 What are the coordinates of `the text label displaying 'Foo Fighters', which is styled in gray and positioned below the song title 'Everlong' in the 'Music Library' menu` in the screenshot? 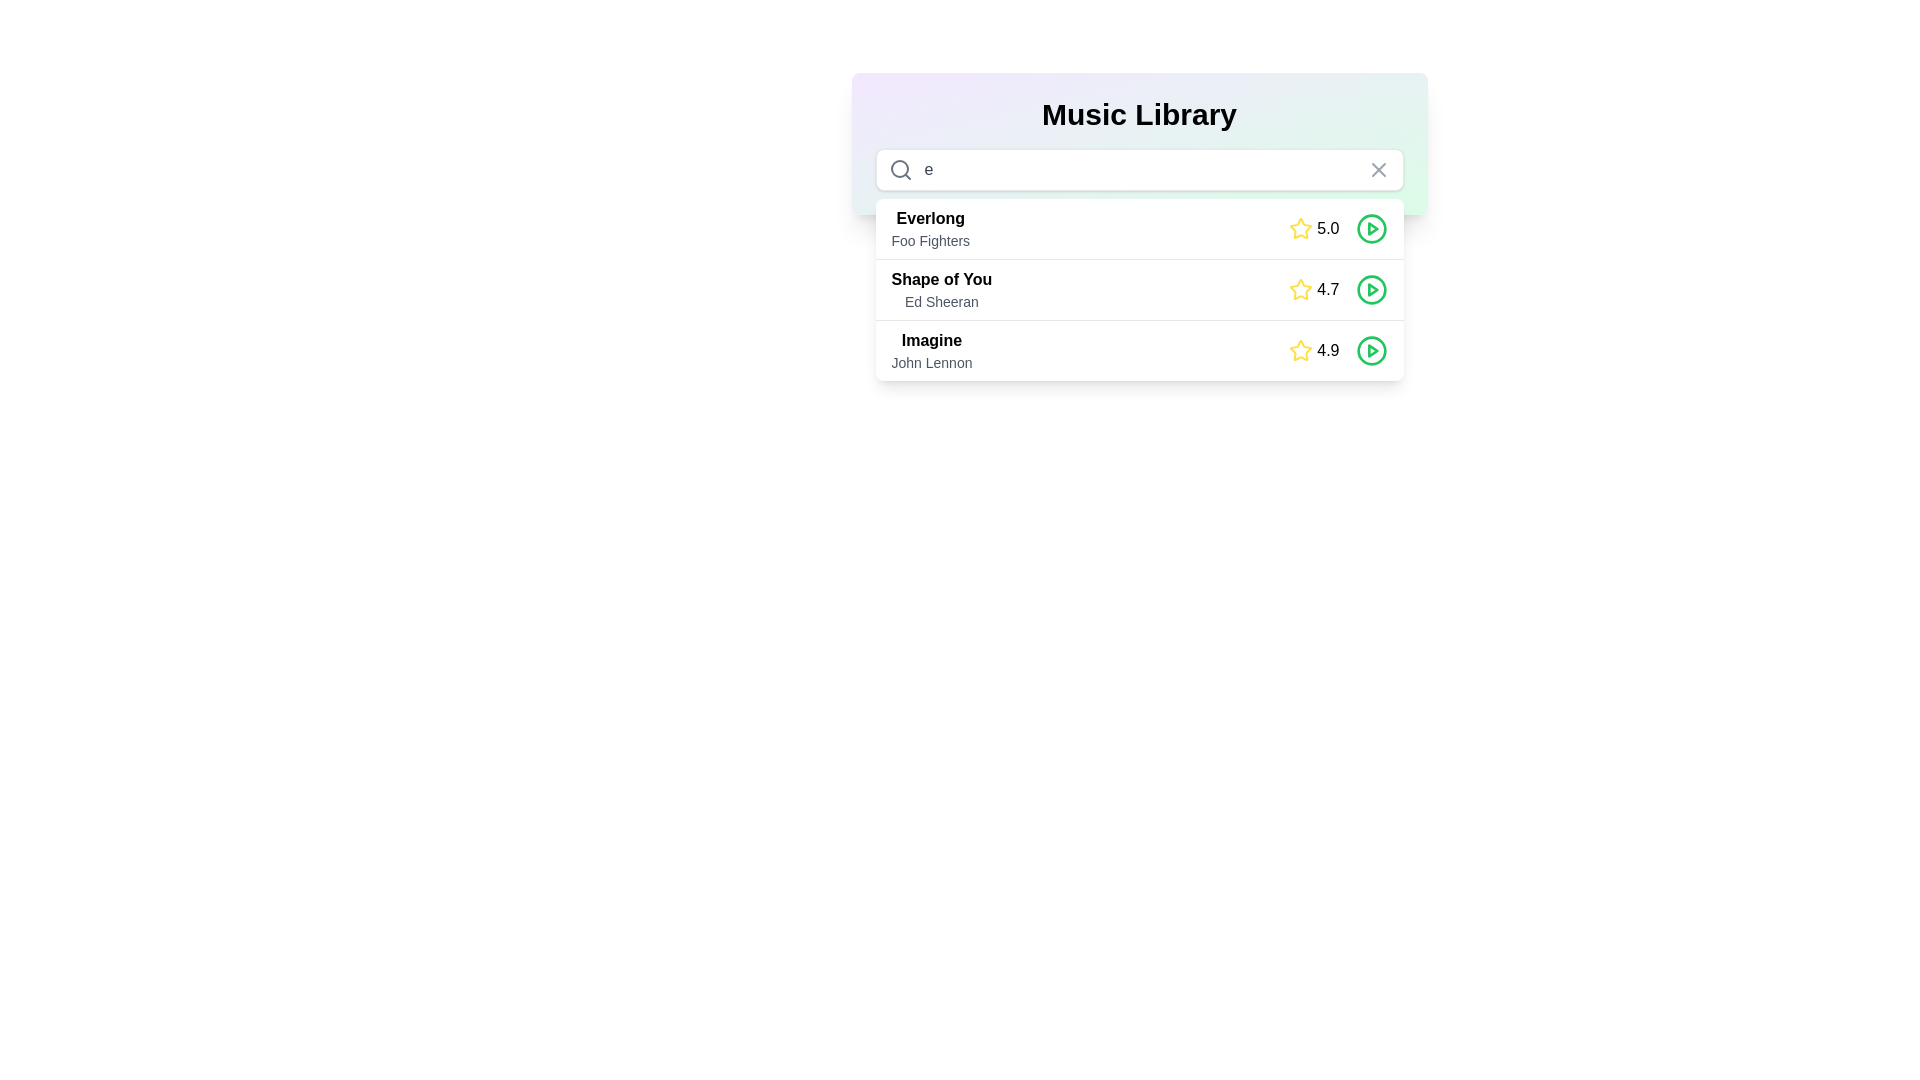 It's located at (929, 239).